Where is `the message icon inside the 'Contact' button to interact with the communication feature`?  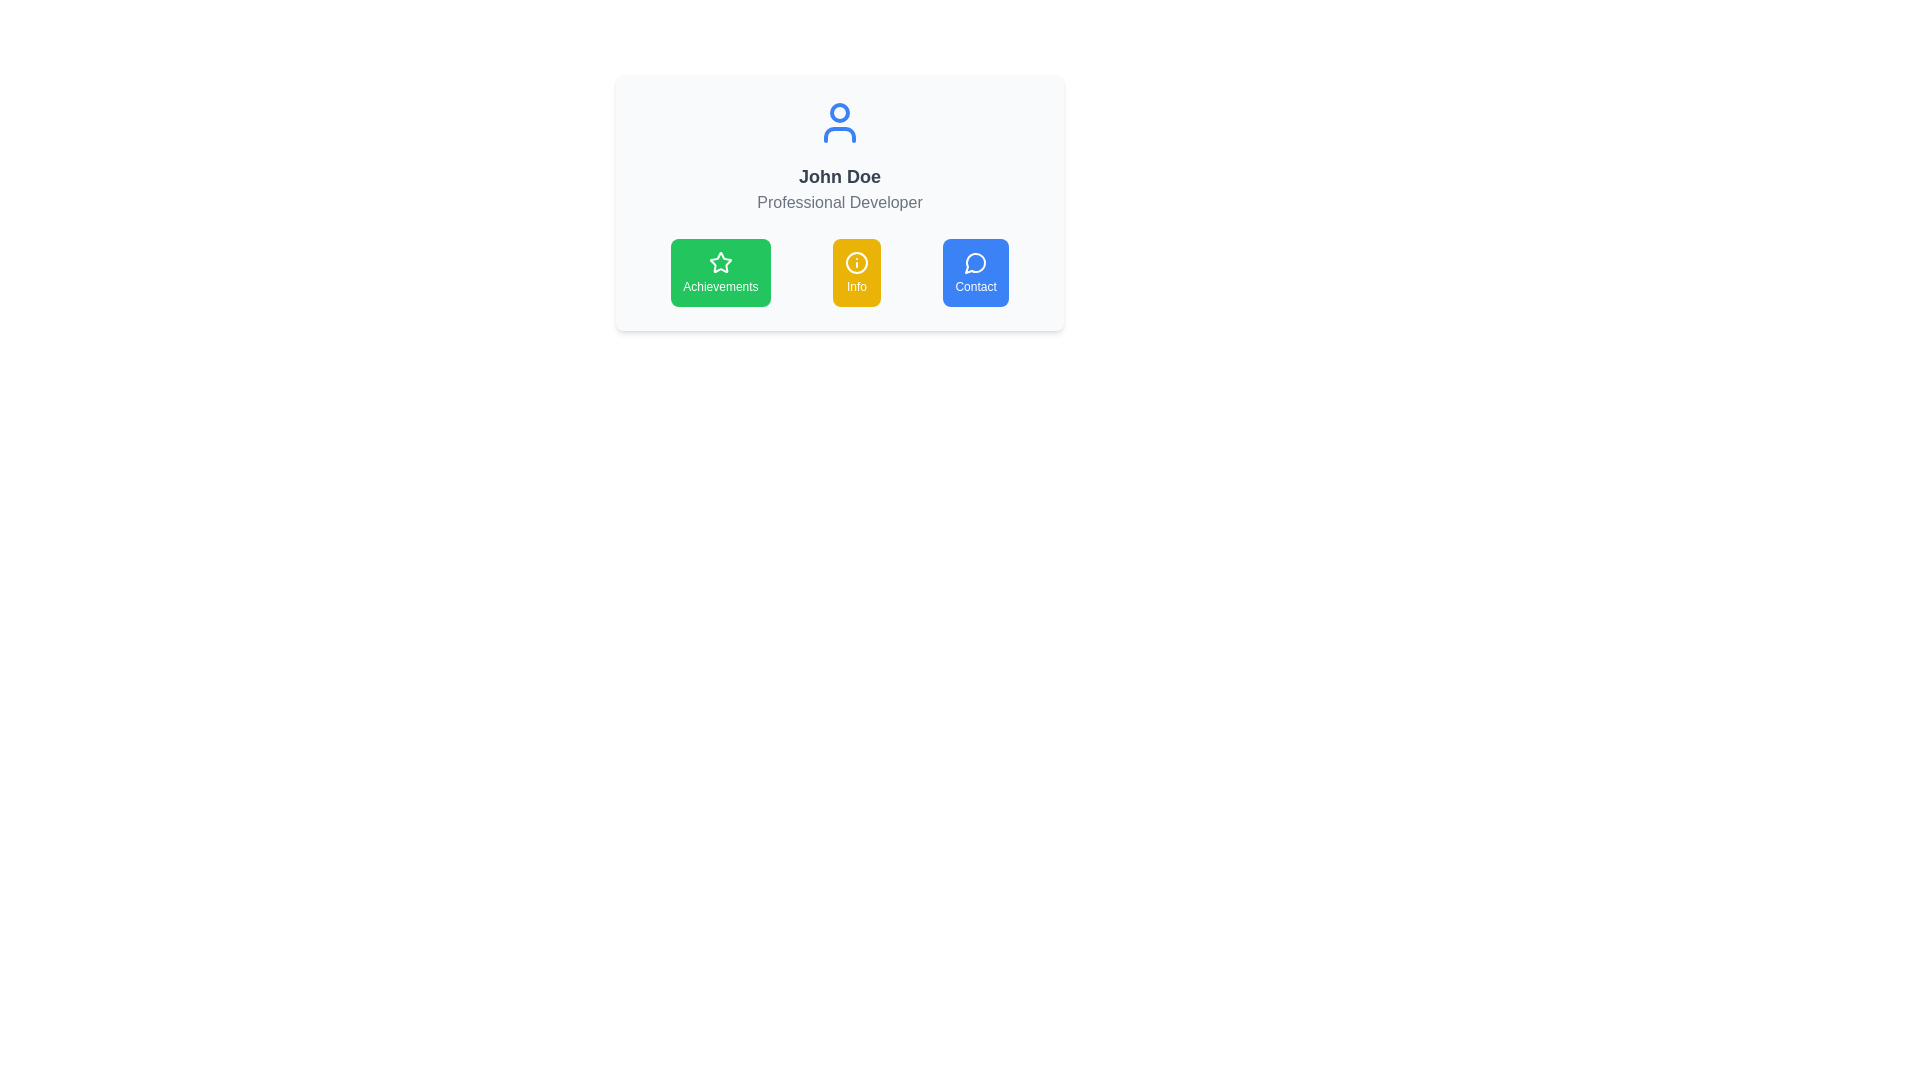 the message icon inside the 'Contact' button to interact with the communication feature is located at coordinates (976, 261).